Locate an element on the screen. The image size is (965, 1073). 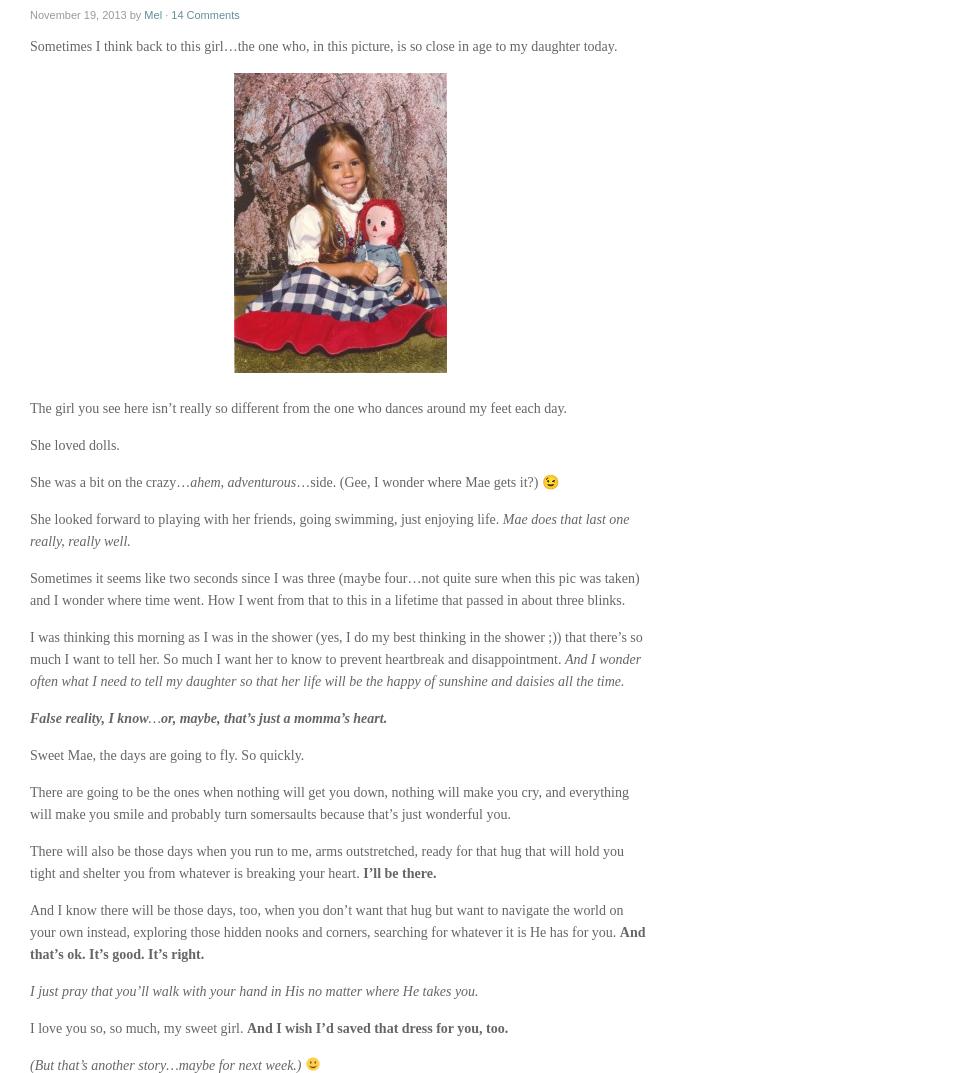
'False reality, I know' is located at coordinates (87, 717).